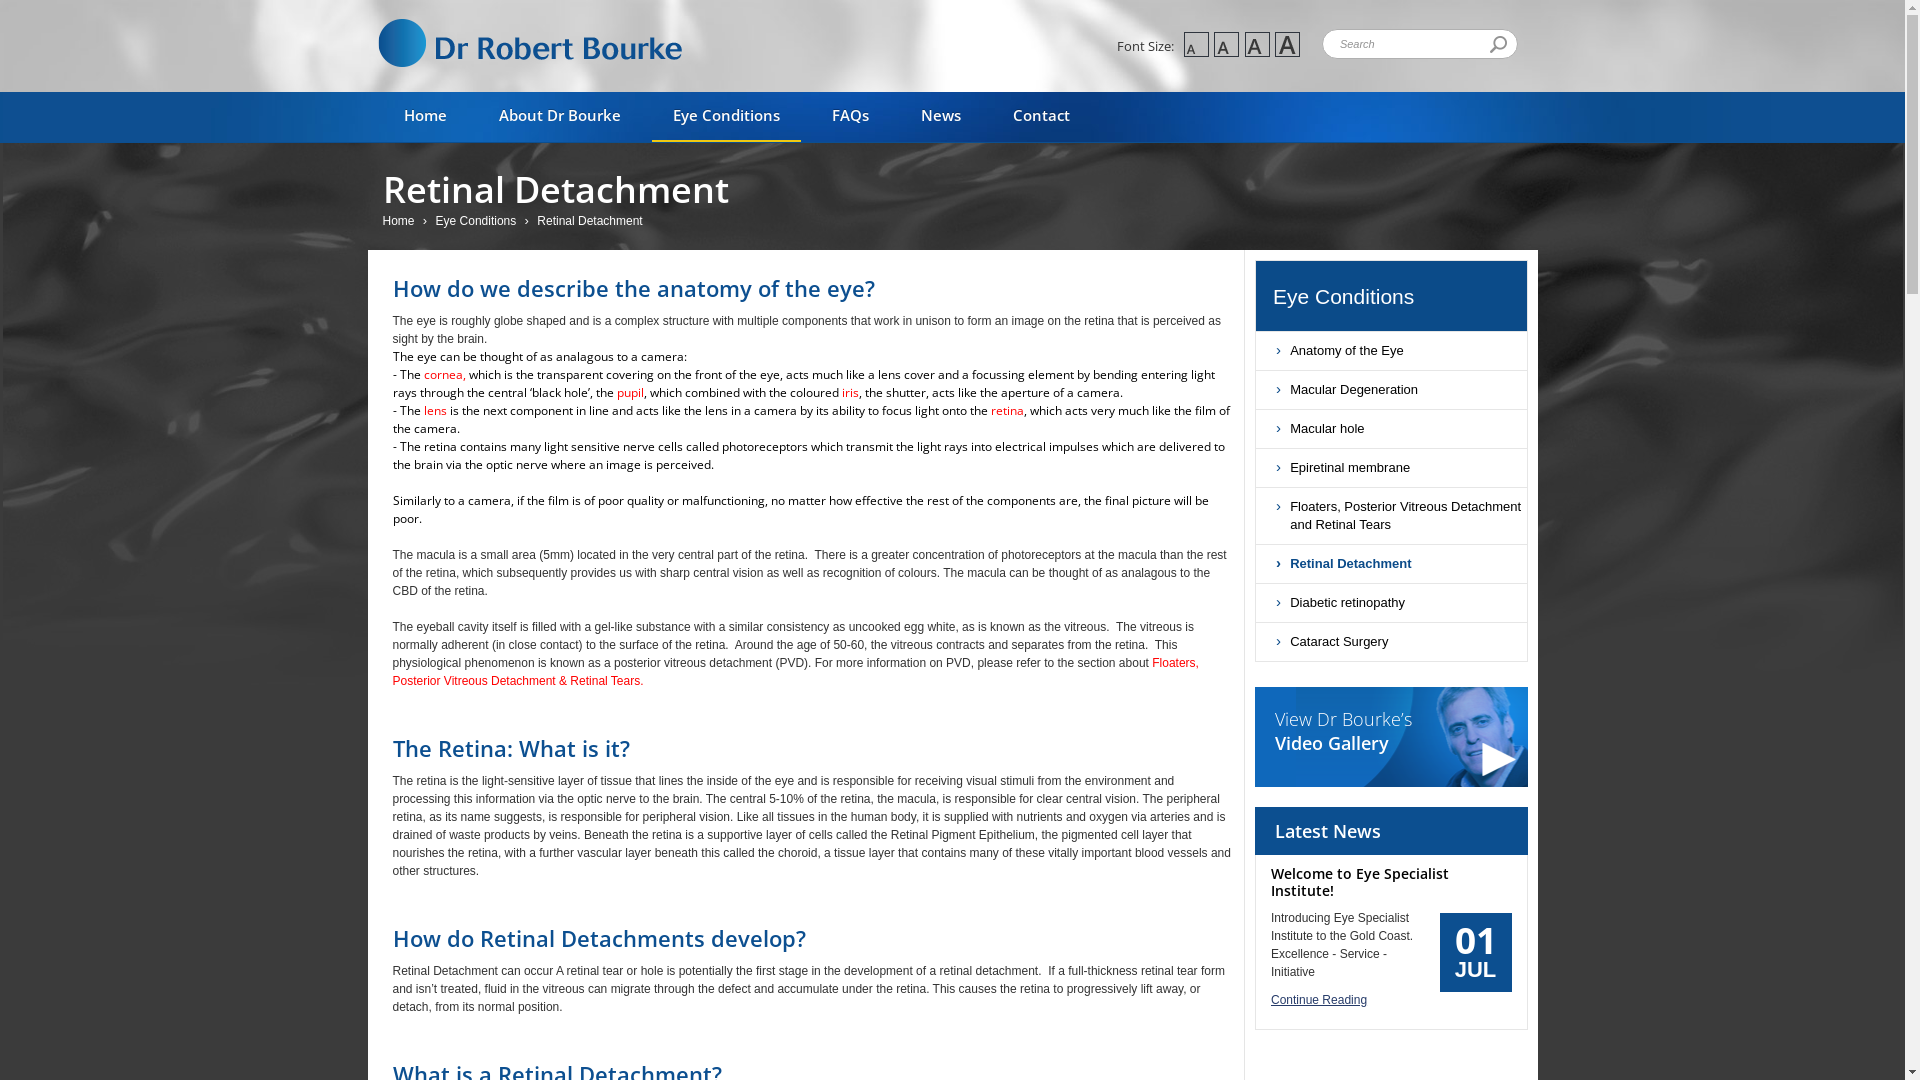 Image resolution: width=1920 pixels, height=1080 pixels. I want to click on 'Contact', so click(1040, 116).